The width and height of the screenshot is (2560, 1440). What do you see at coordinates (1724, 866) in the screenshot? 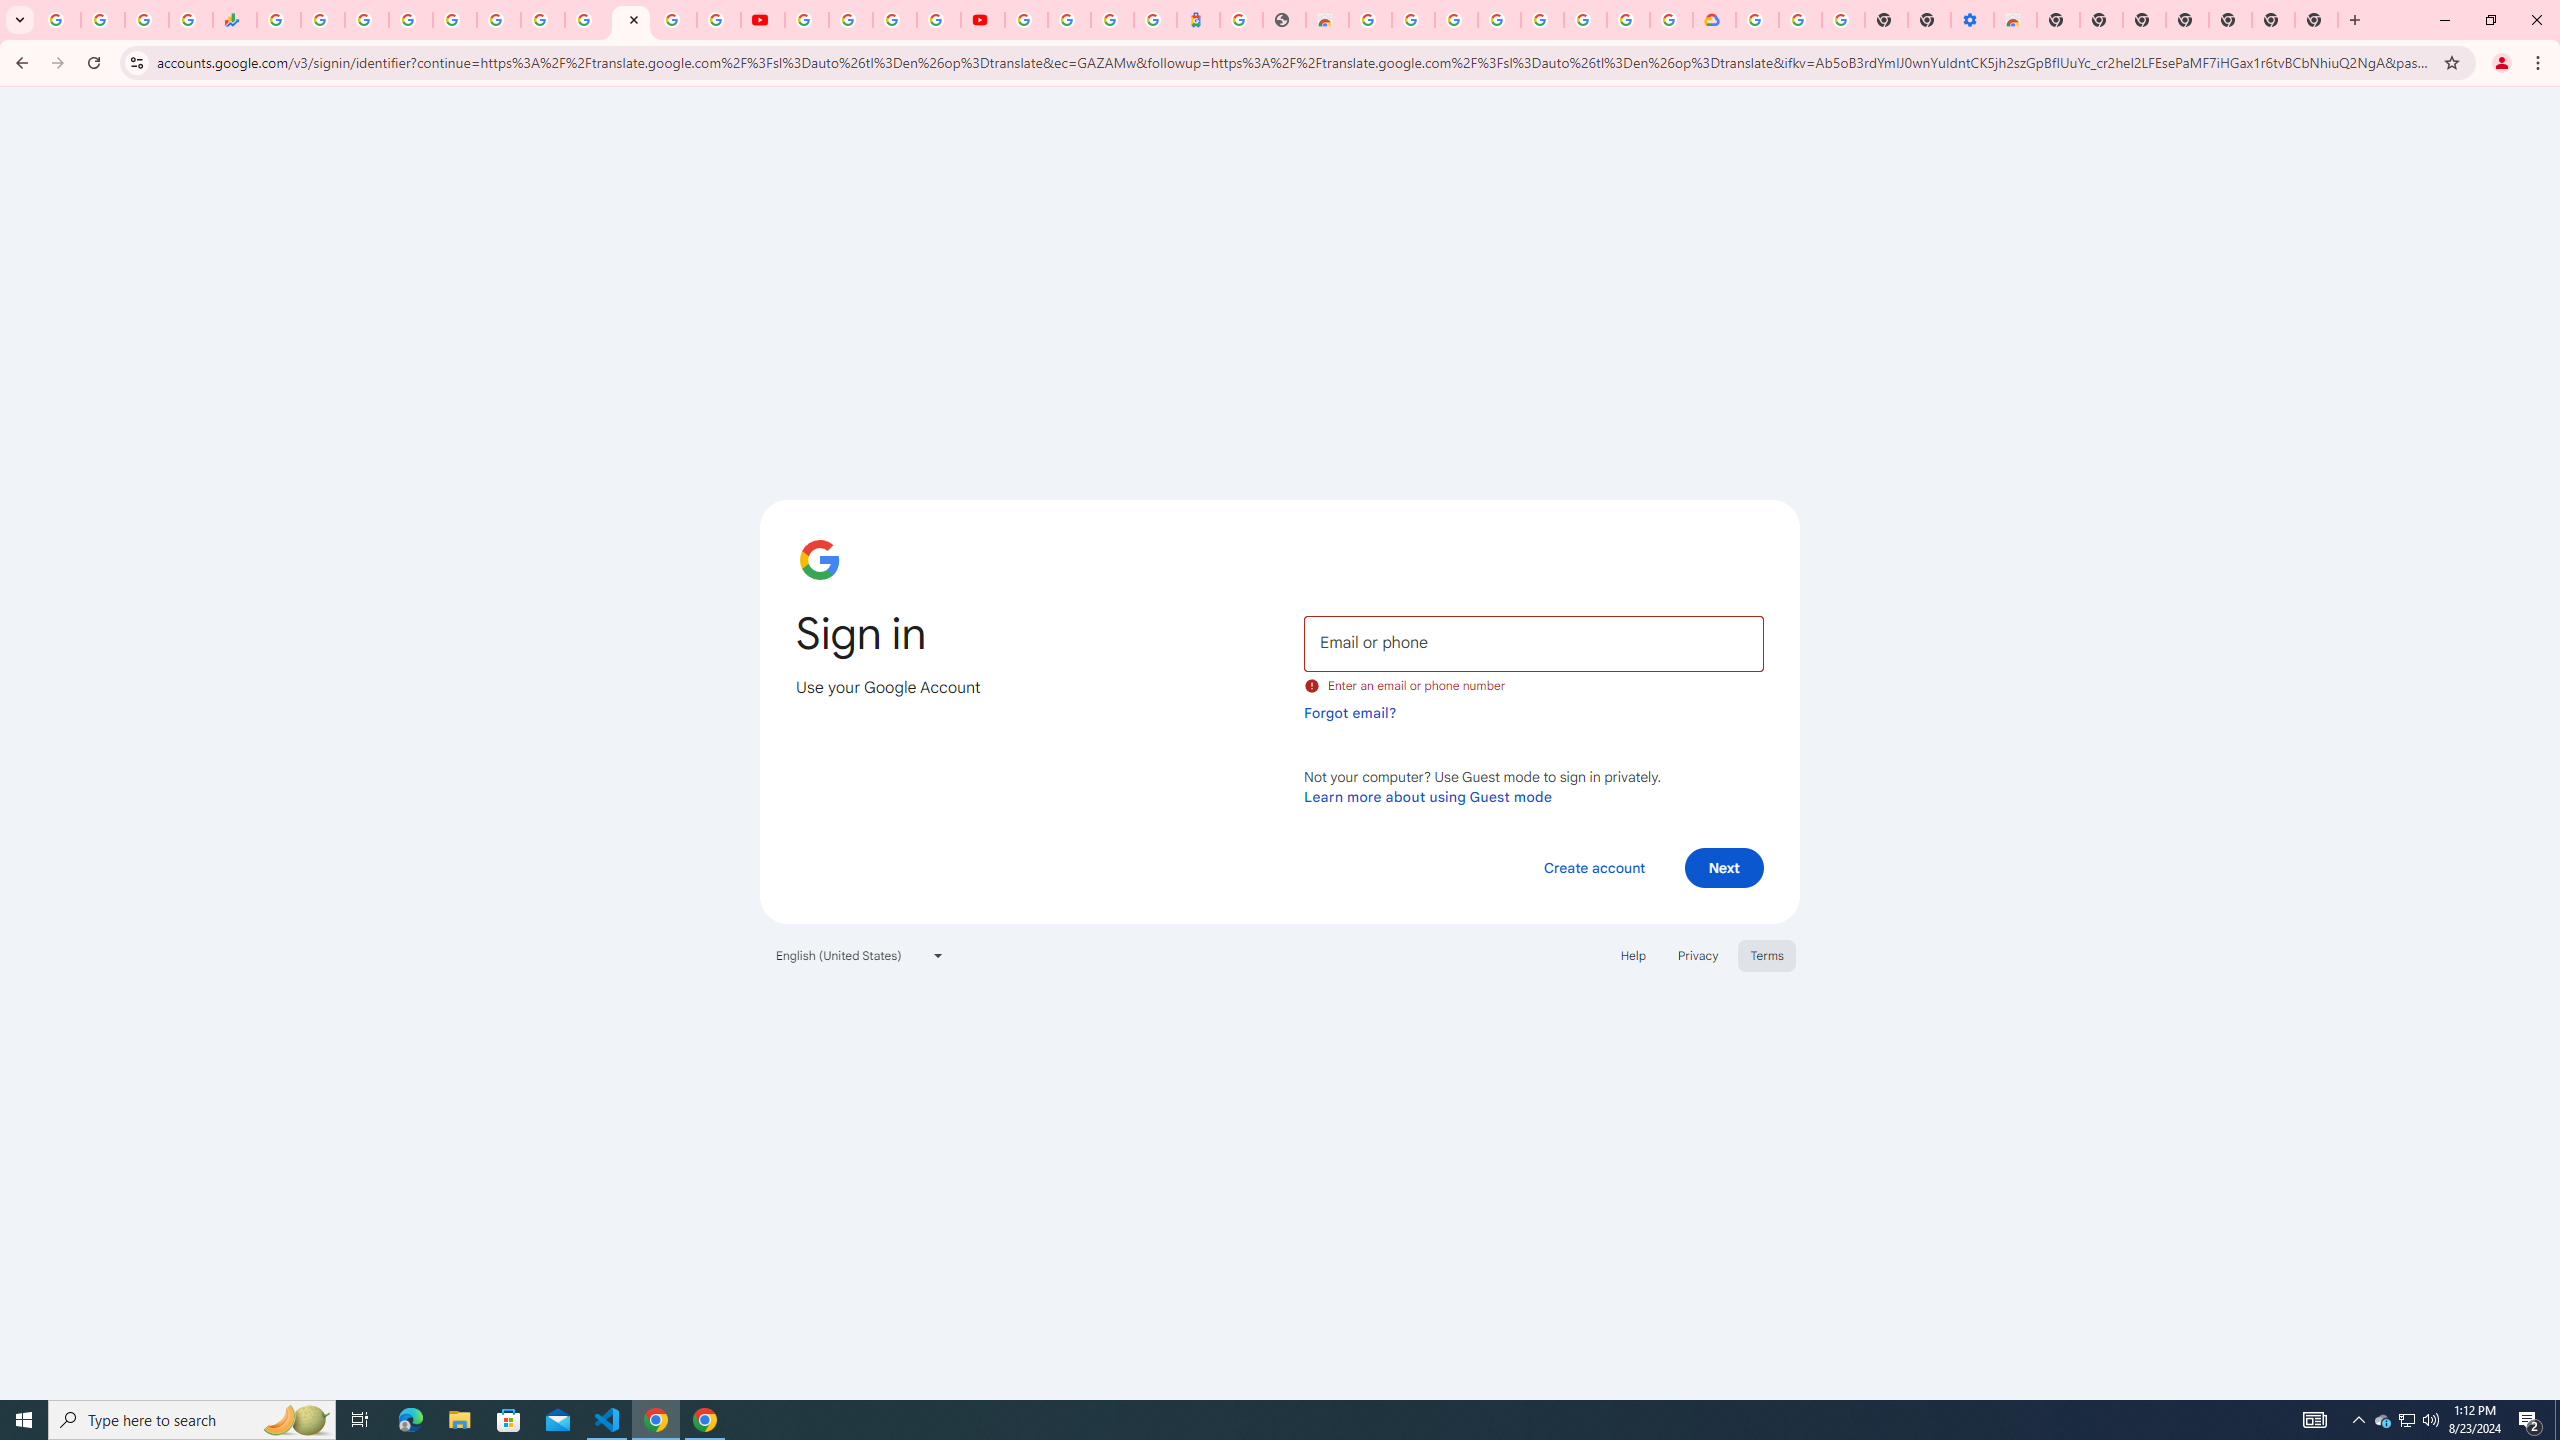
I see `'Next'` at bounding box center [1724, 866].